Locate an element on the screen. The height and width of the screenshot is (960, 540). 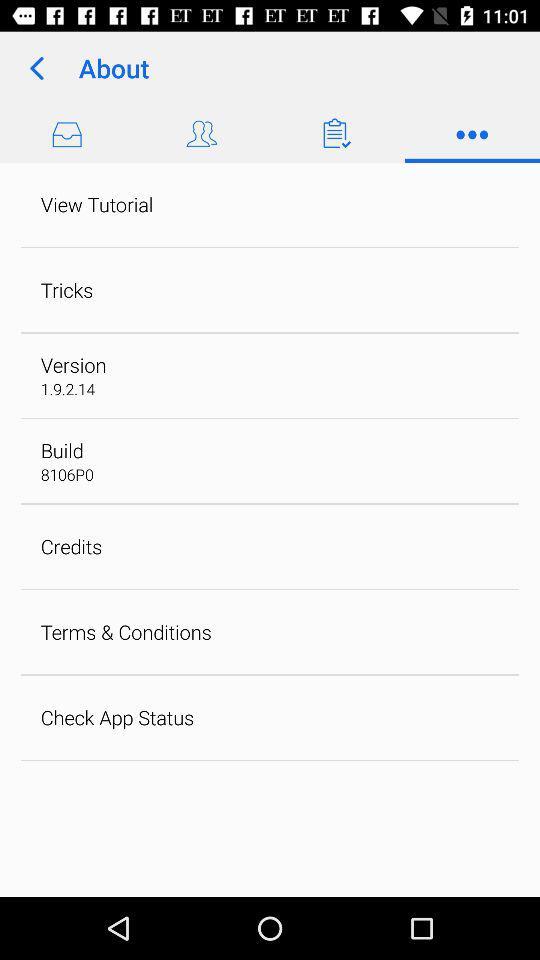
build icon is located at coordinates (62, 450).